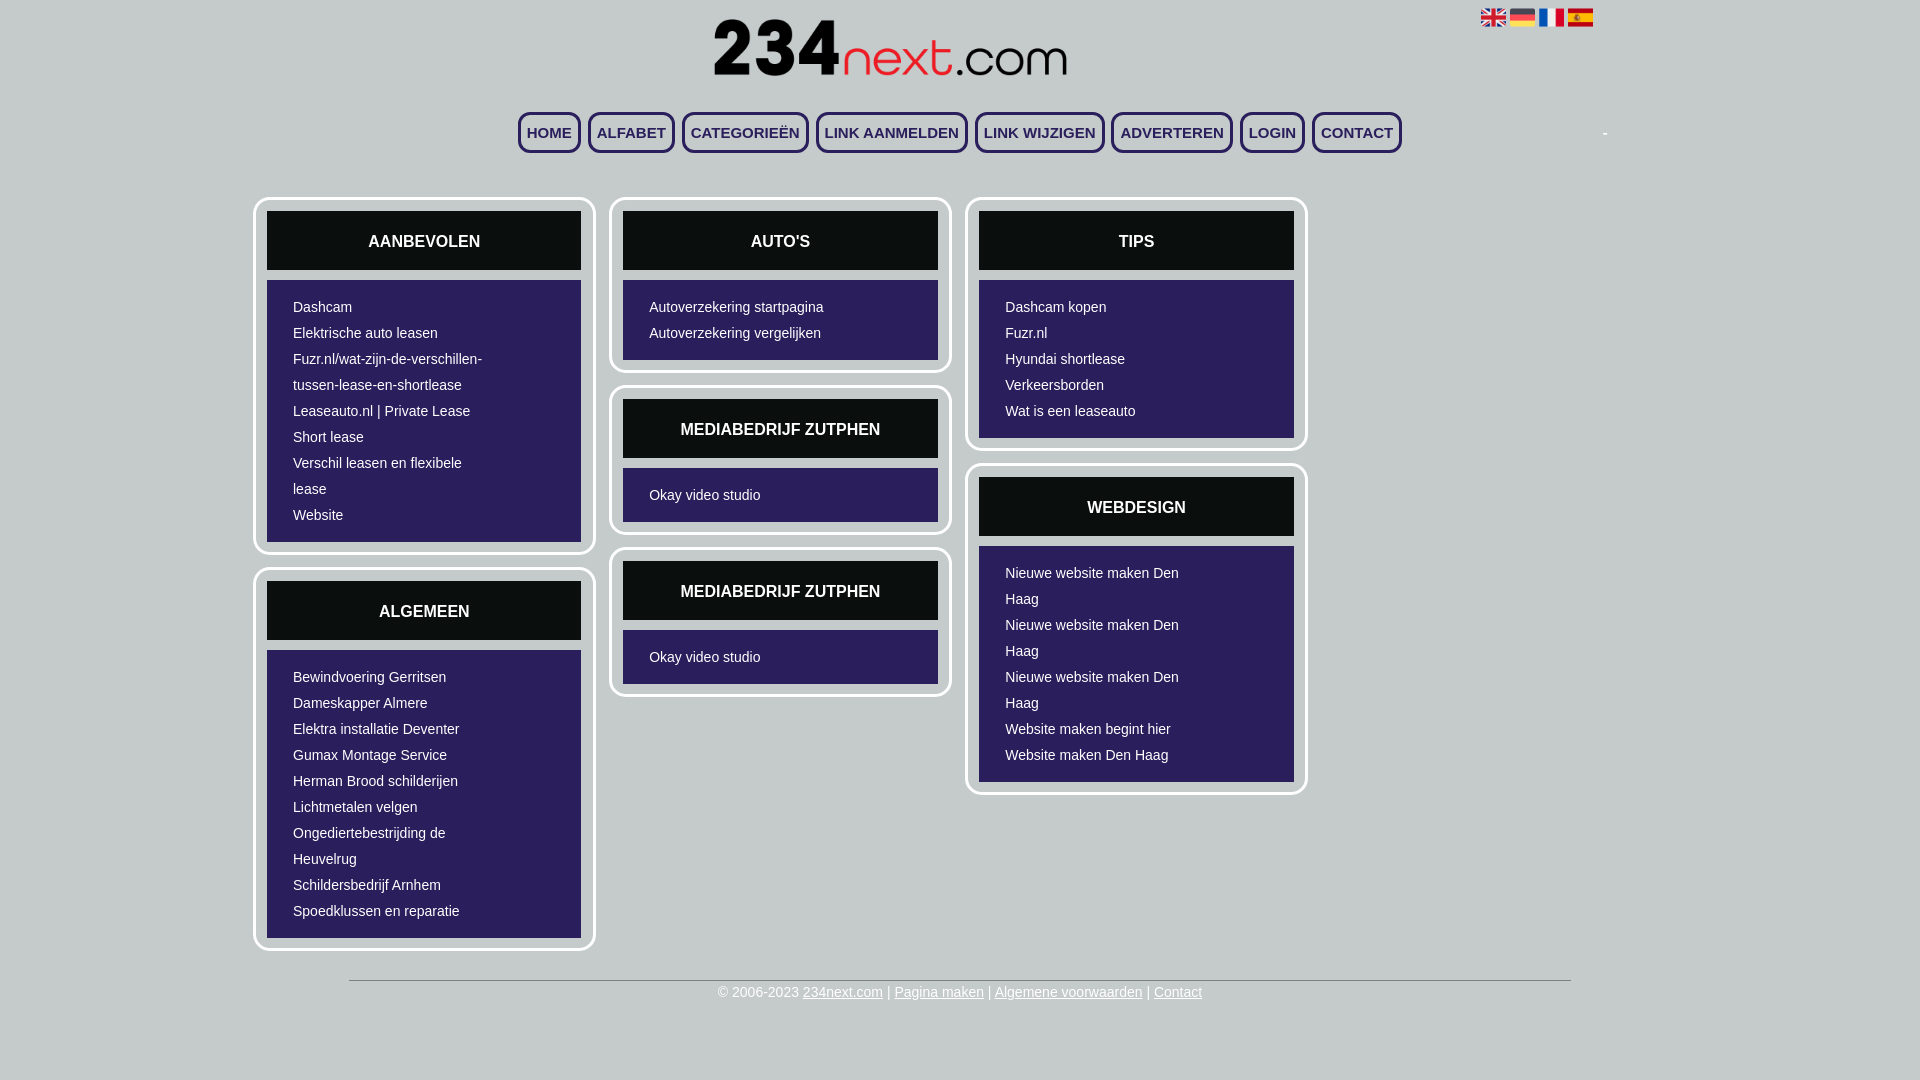  Describe the element at coordinates (389, 755) in the screenshot. I see `'Gumax Montage Service'` at that location.